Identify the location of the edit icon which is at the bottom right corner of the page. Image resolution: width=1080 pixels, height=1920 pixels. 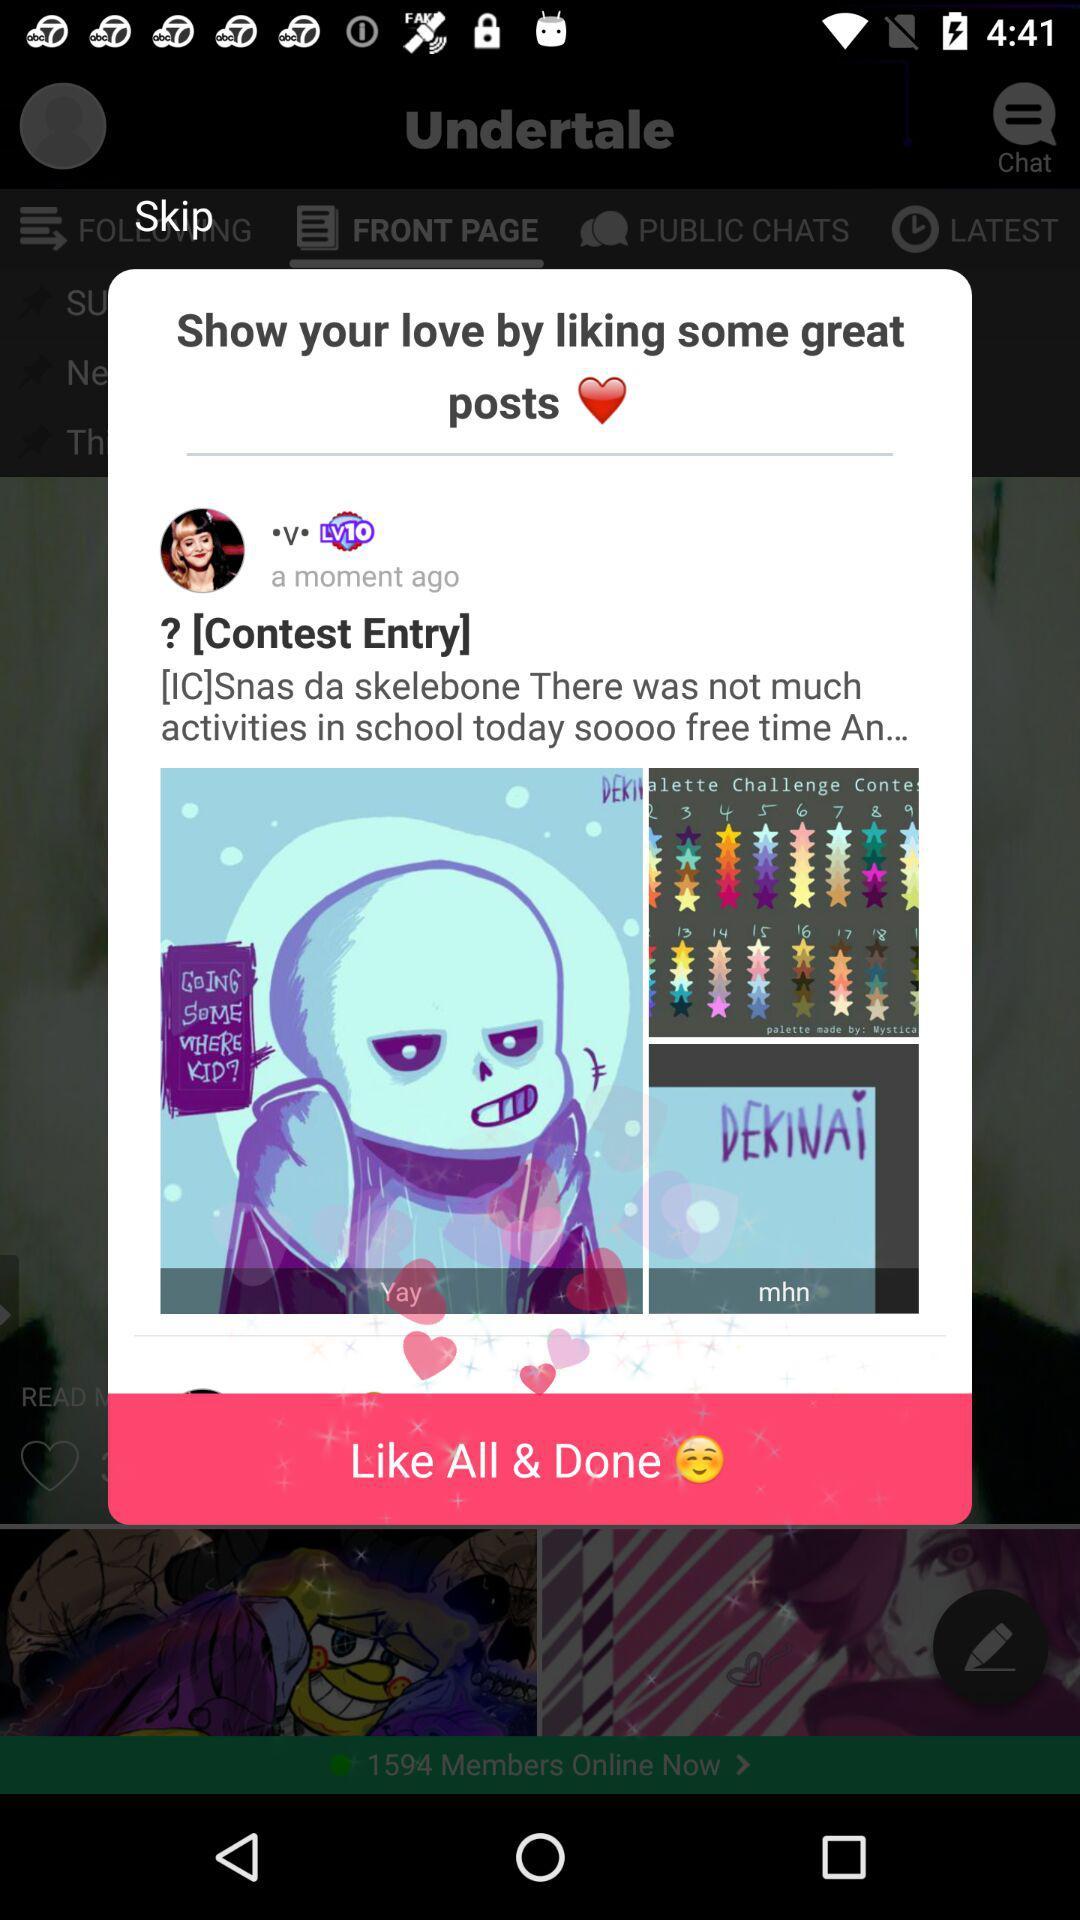
(991, 1646).